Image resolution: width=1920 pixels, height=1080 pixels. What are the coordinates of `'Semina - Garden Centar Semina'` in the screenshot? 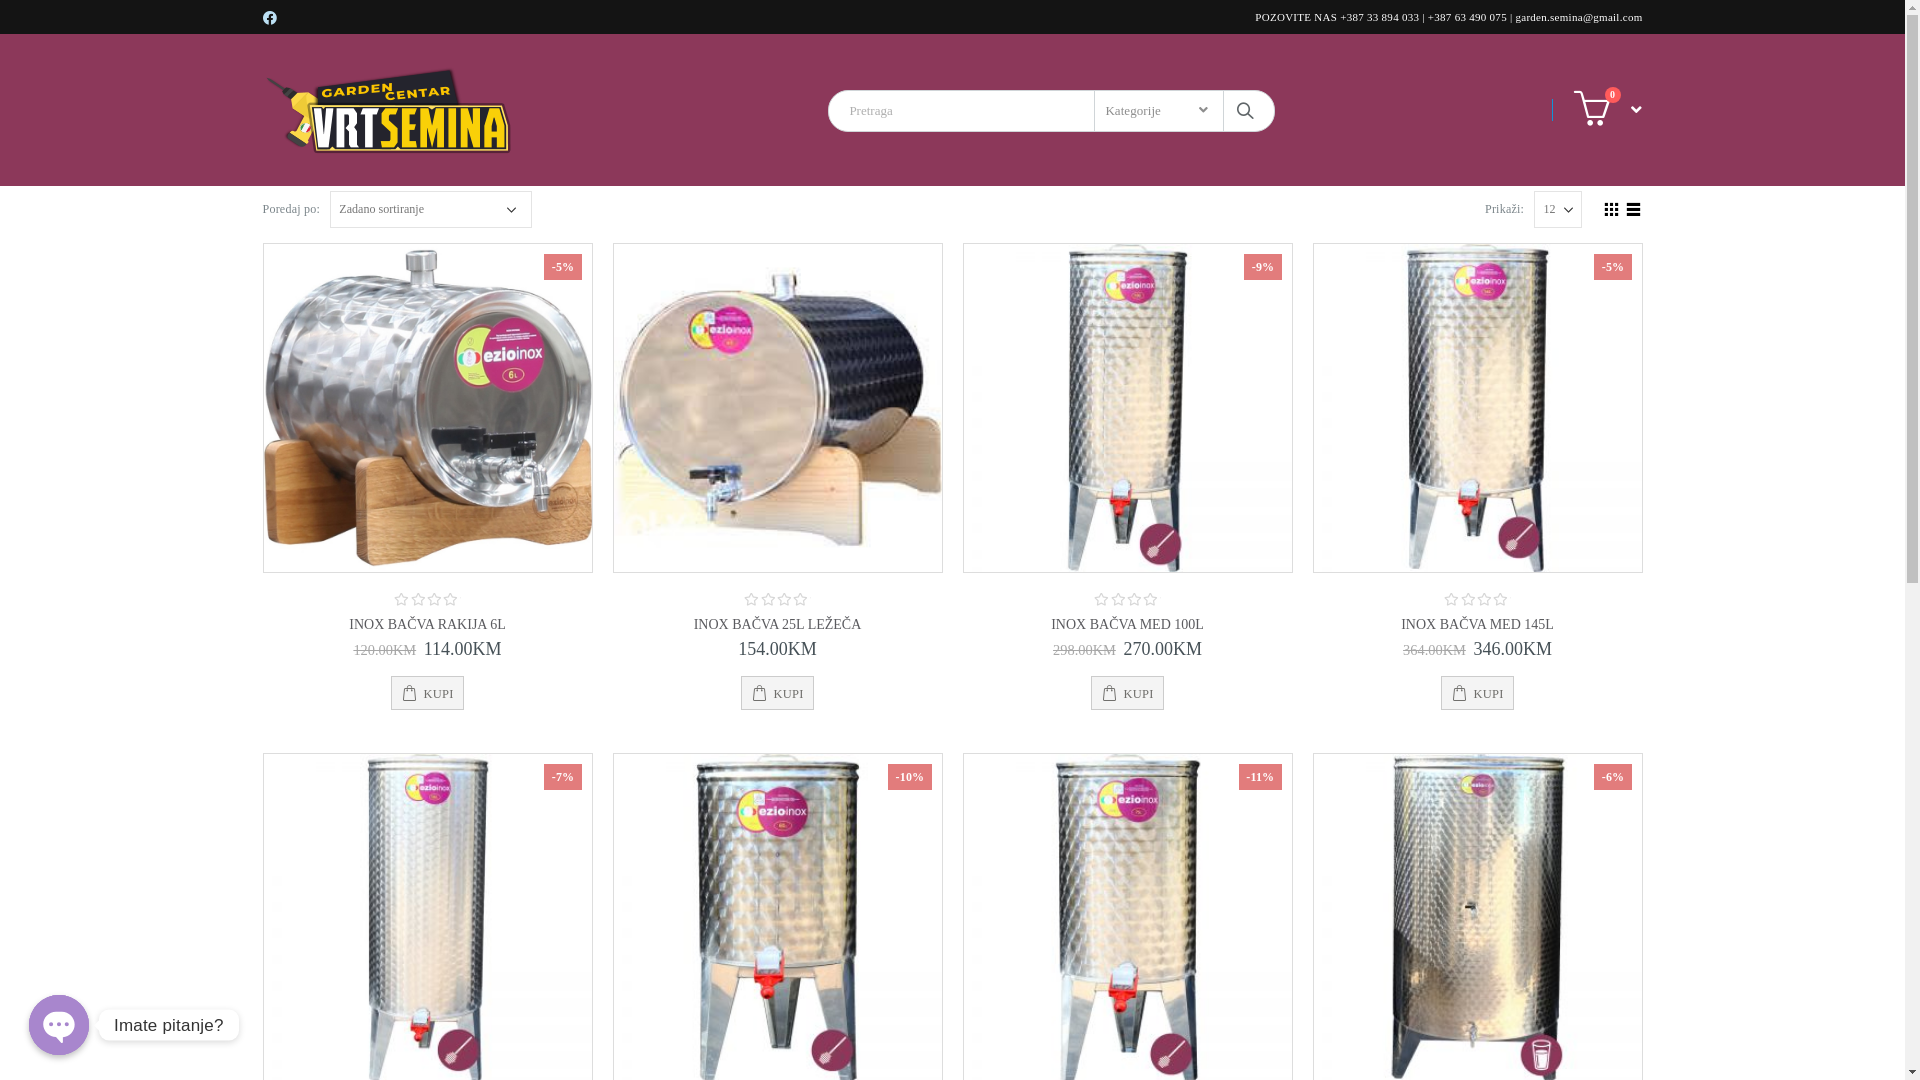 It's located at (387, 110).